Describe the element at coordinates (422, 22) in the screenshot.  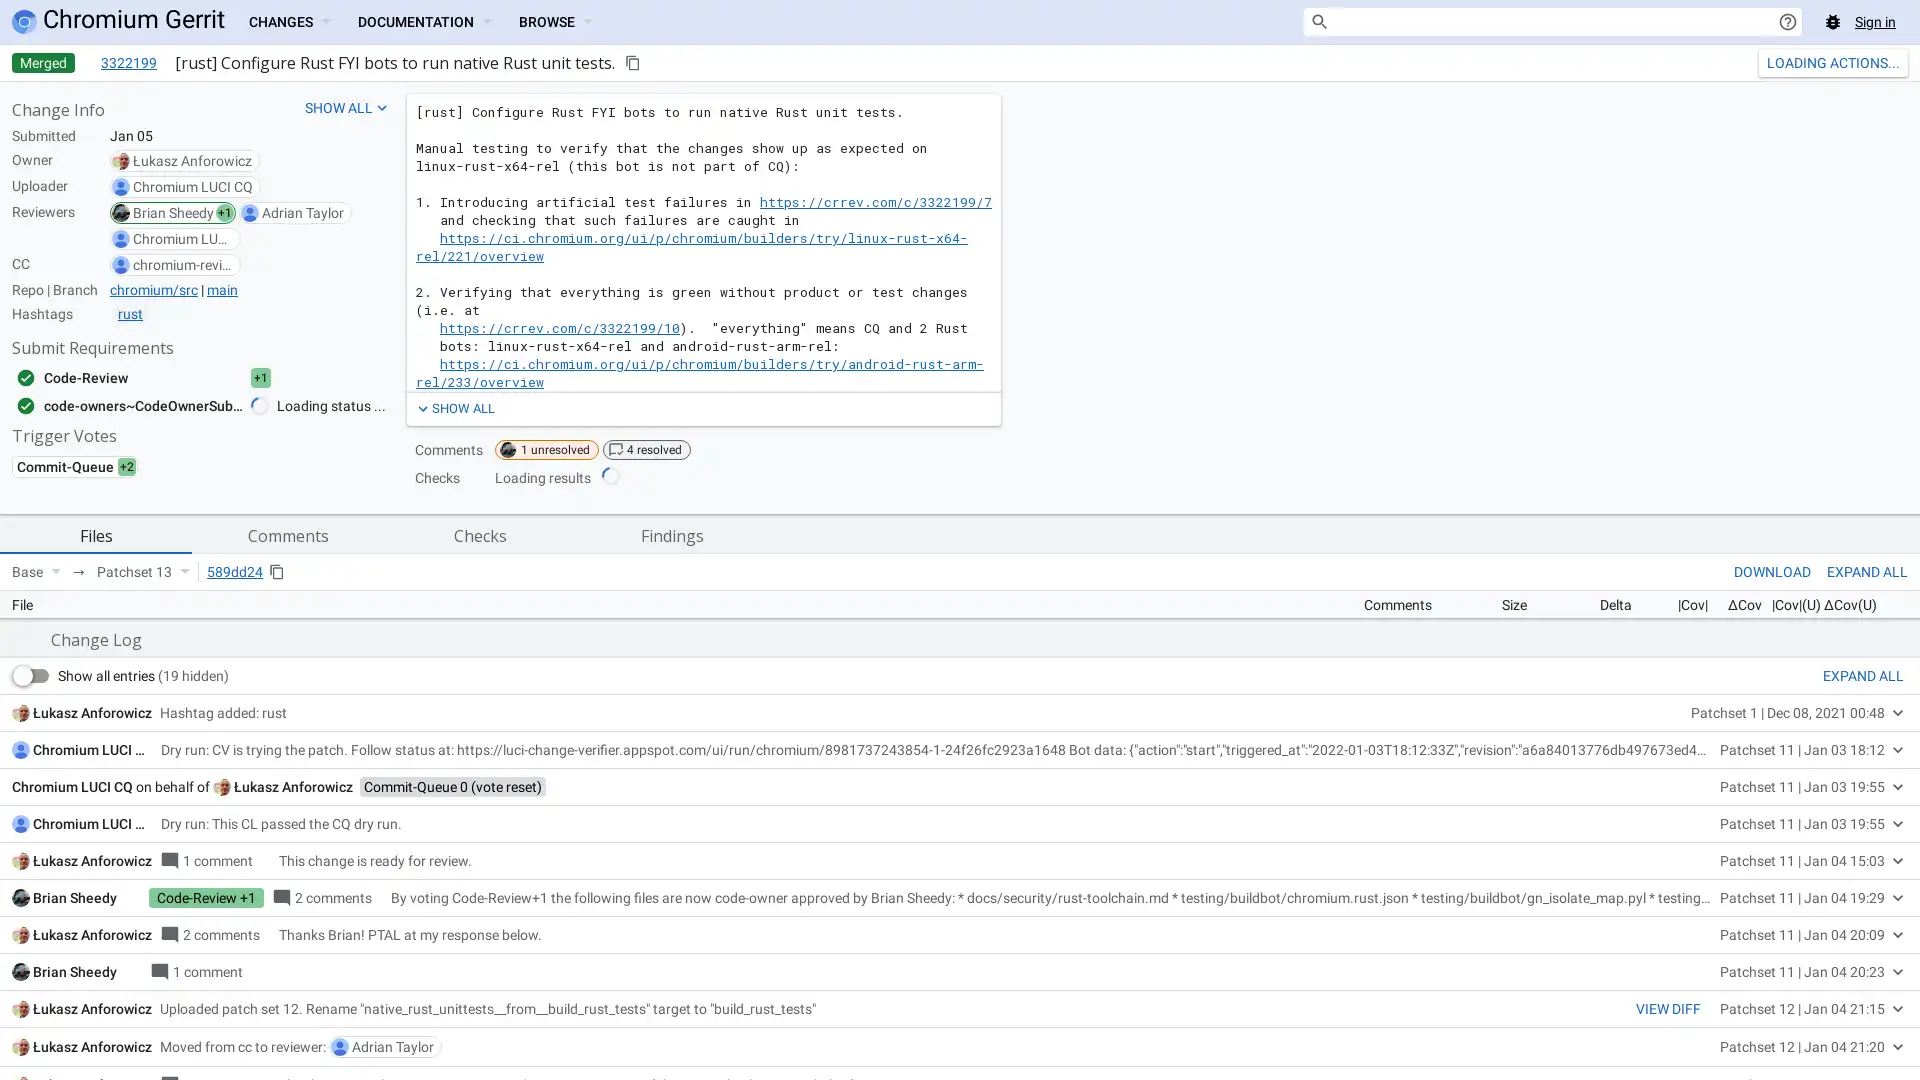
I see `DOCUMENTATION` at that location.